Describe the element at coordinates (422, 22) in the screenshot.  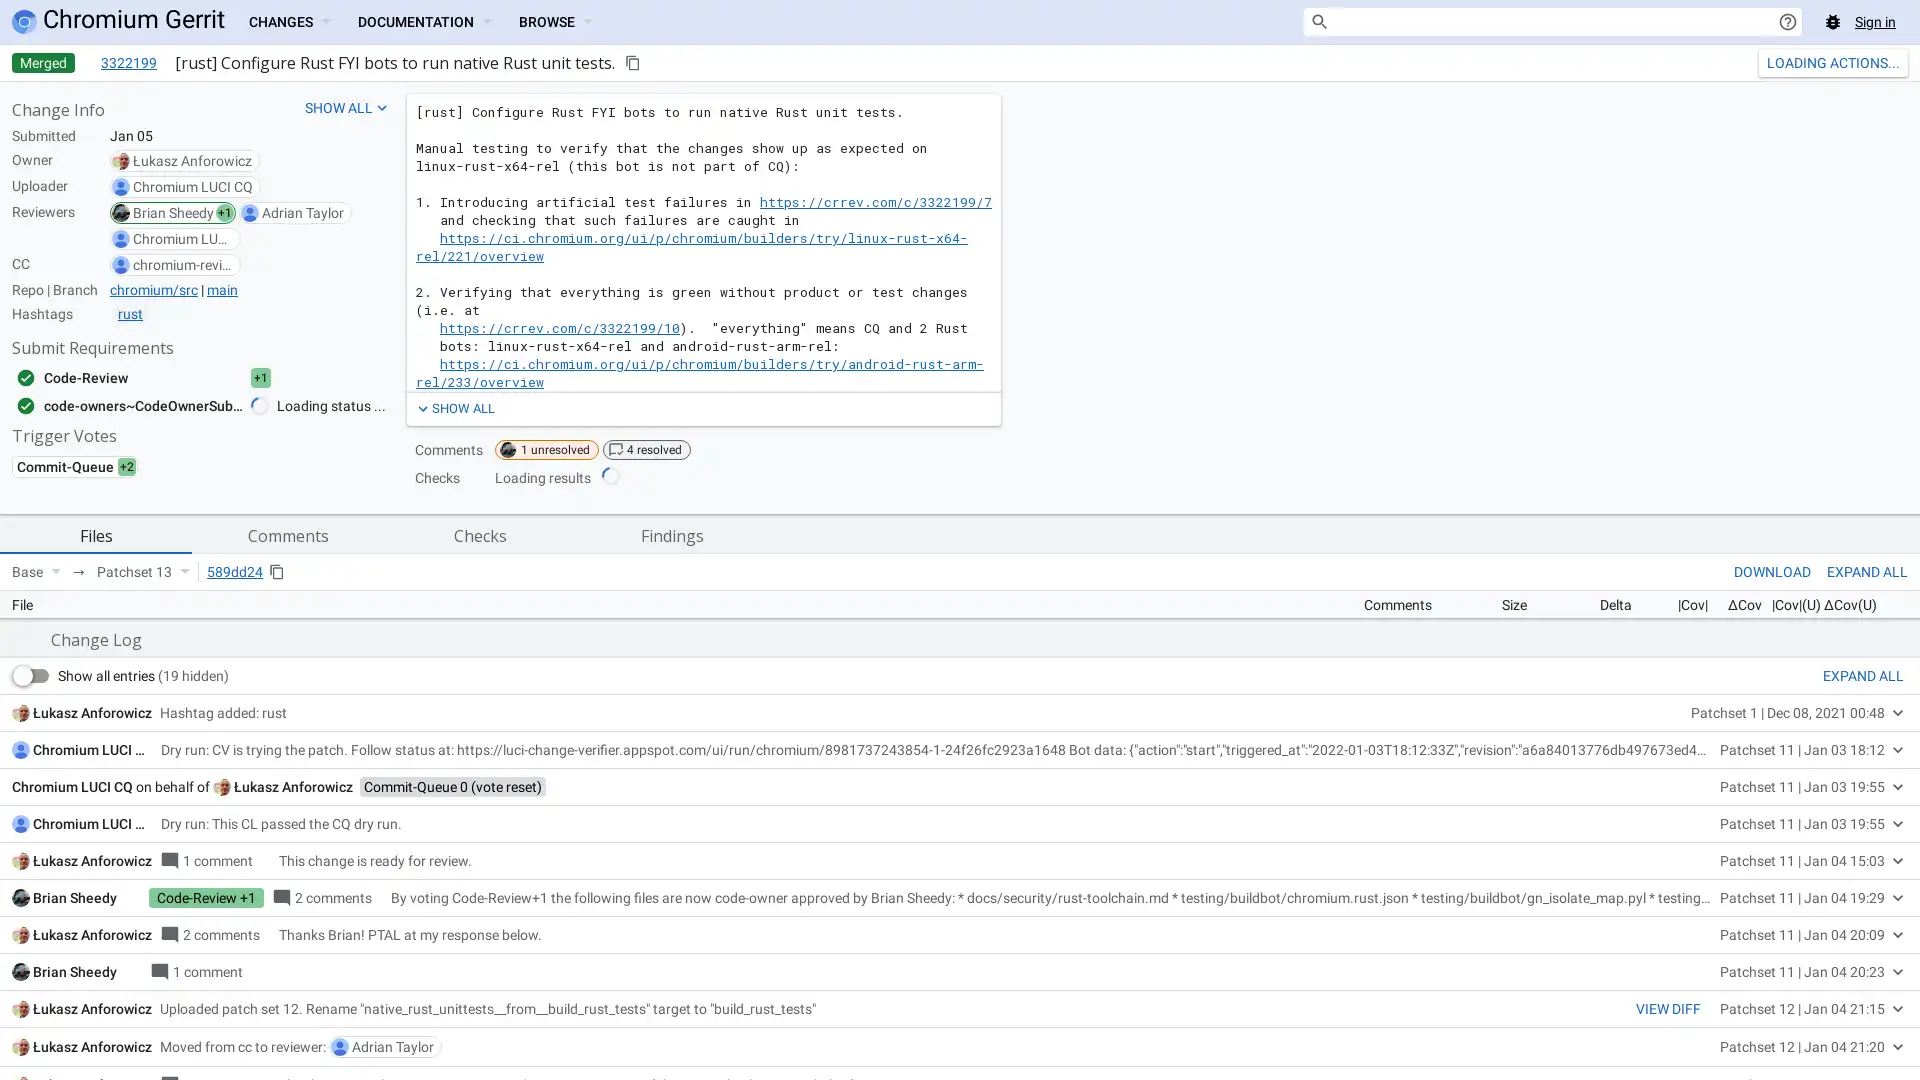
I see `DOCUMENTATION` at that location.